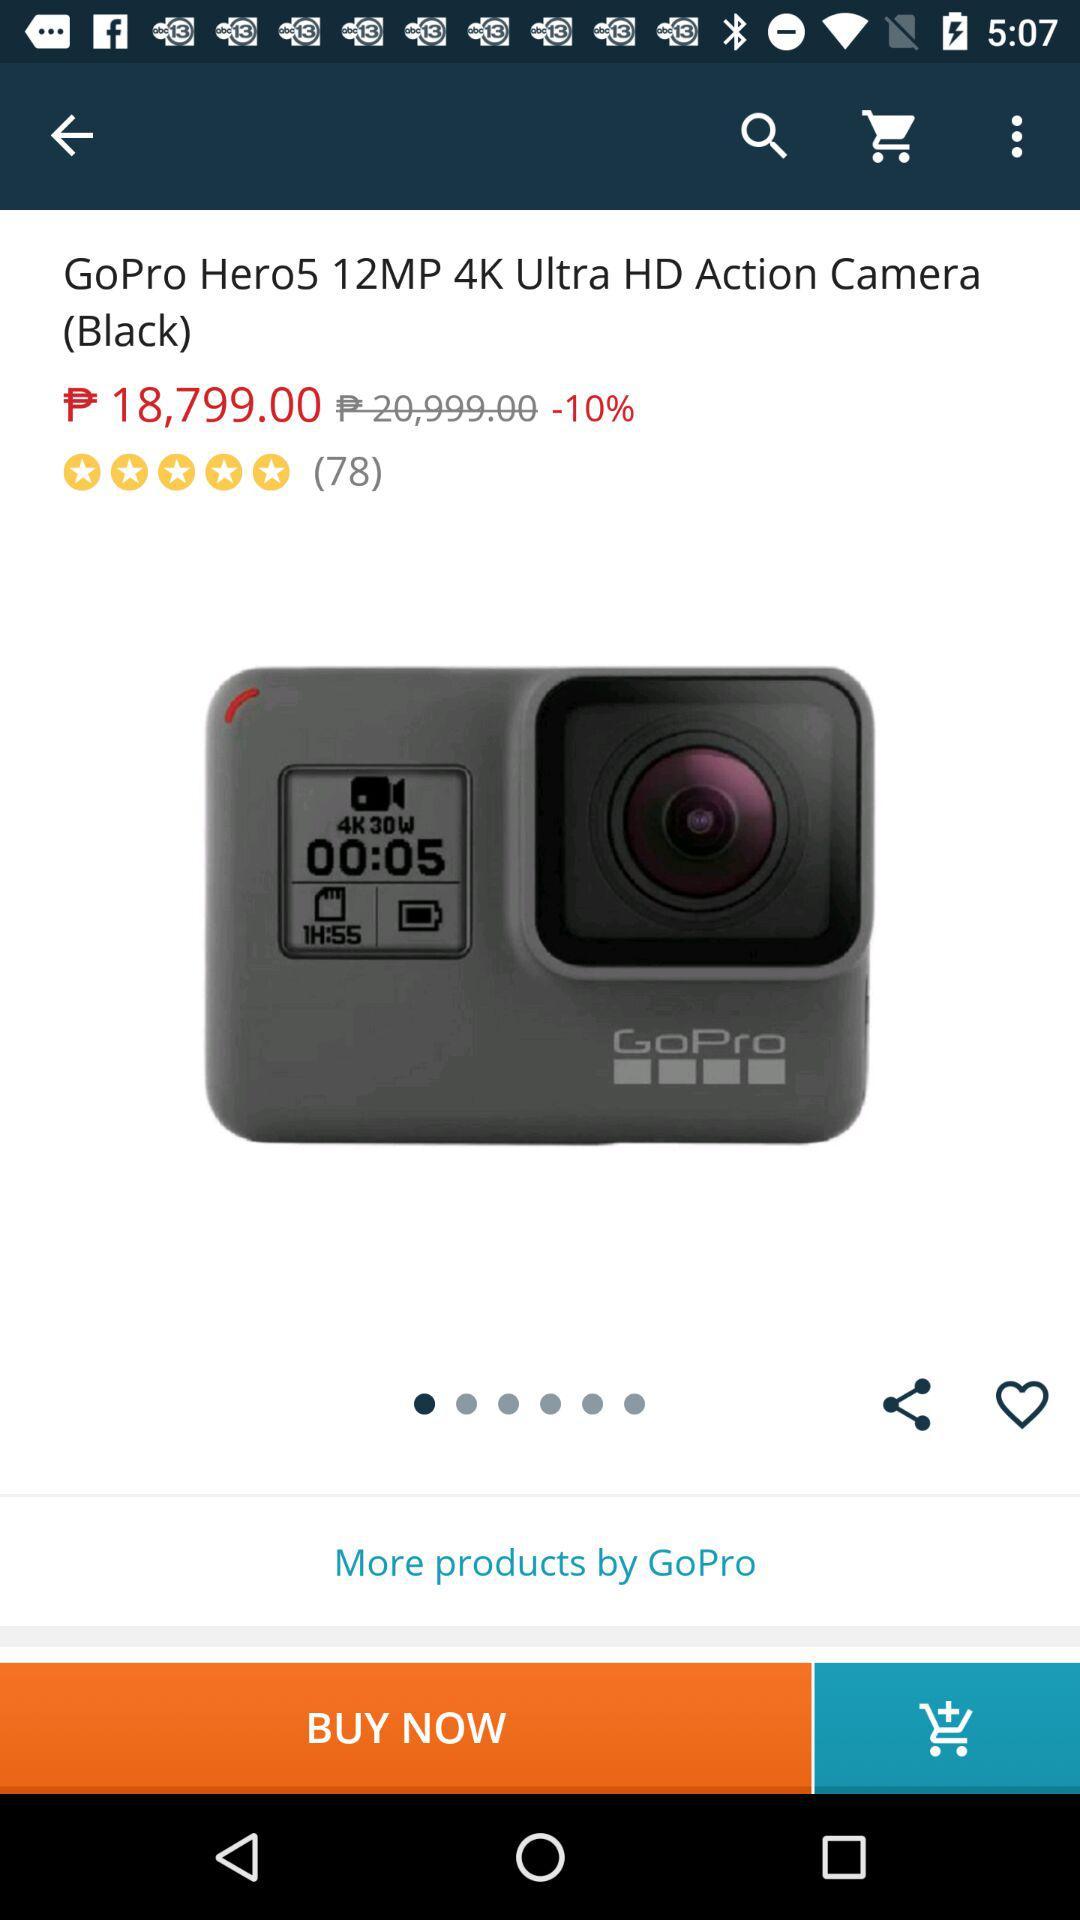 The width and height of the screenshot is (1080, 1920). I want to click on the item above gopro hero5 12mp item, so click(72, 135).